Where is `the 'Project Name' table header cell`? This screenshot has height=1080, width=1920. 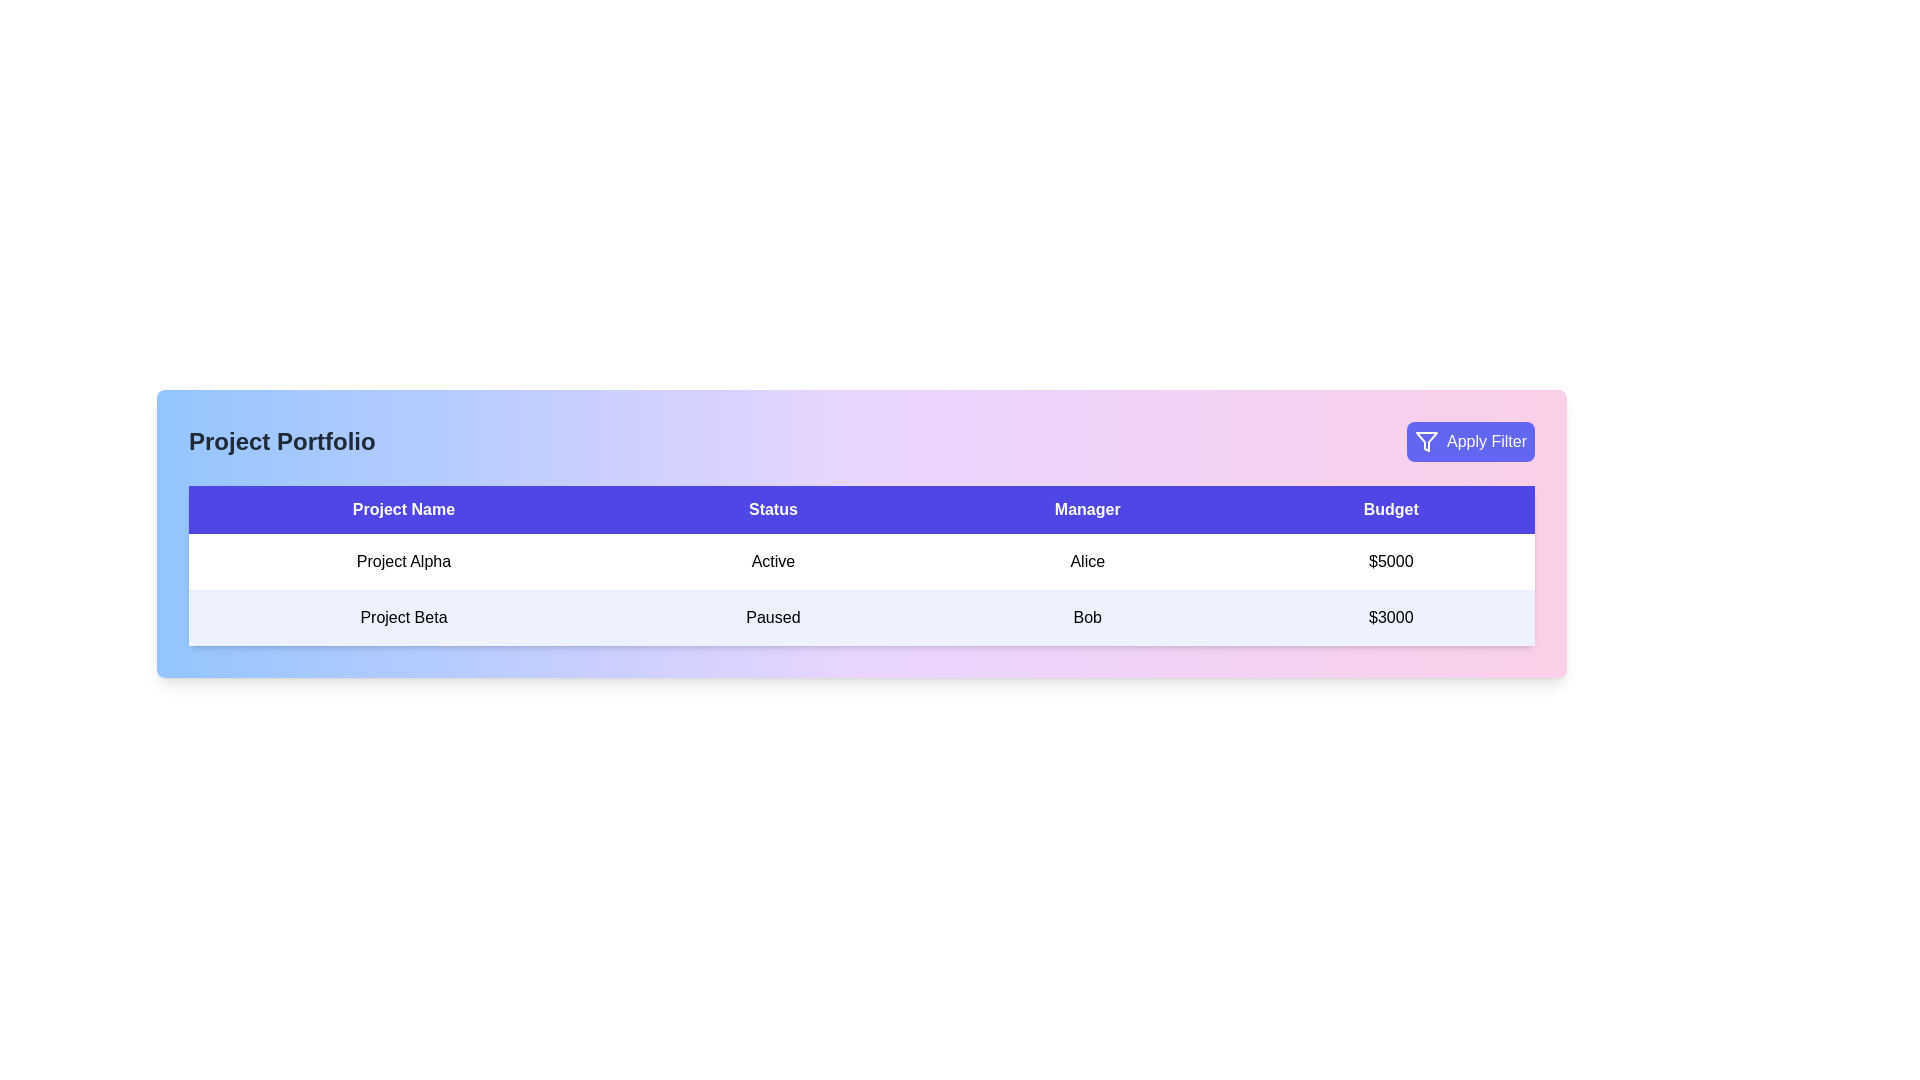 the 'Project Name' table header cell is located at coordinates (402, 508).